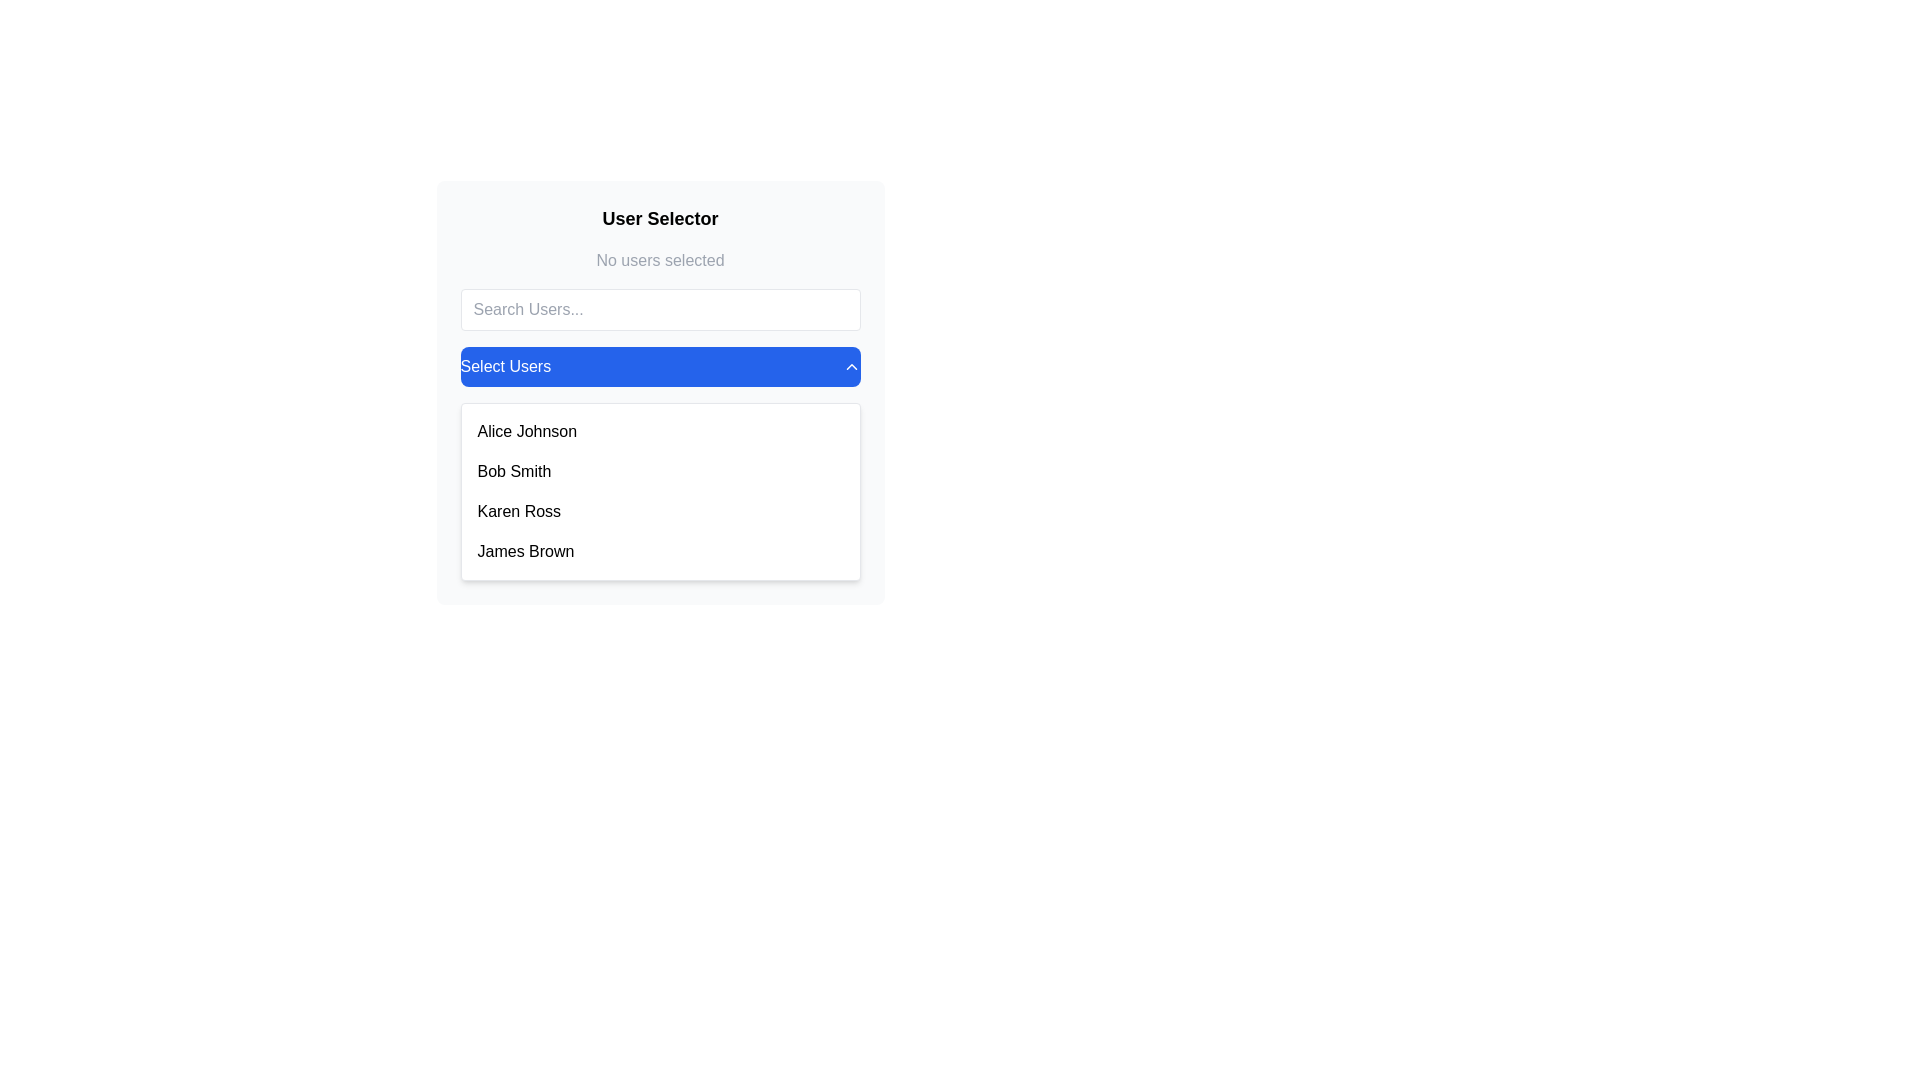 Image resolution: width=1920 pixels, height=1080 pixels. Describe the element at coordinates (660, 259) in the screenshot. I see `the Text label indicating that no users are currently selected, which is centrally located below the 'User Selector' heading and above the search input box` at that location.